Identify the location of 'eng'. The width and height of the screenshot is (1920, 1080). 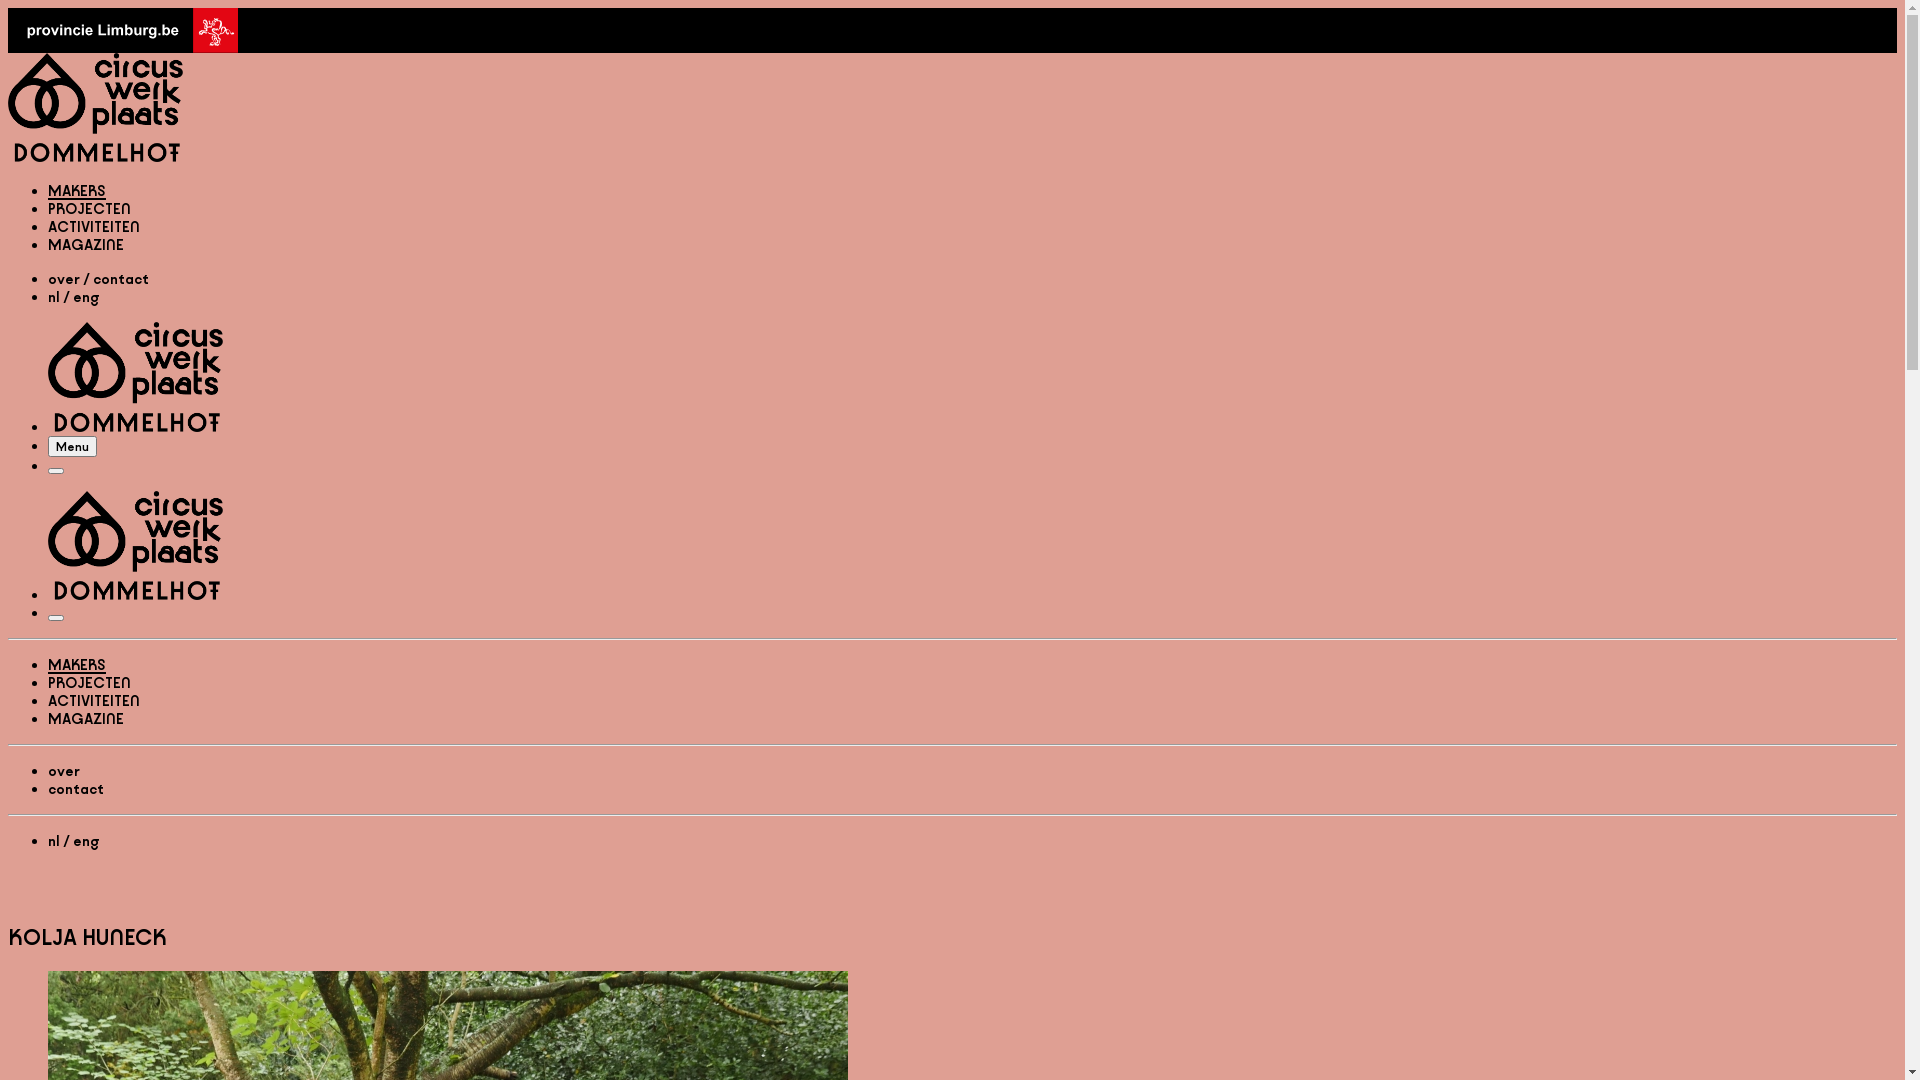
(85, 841).